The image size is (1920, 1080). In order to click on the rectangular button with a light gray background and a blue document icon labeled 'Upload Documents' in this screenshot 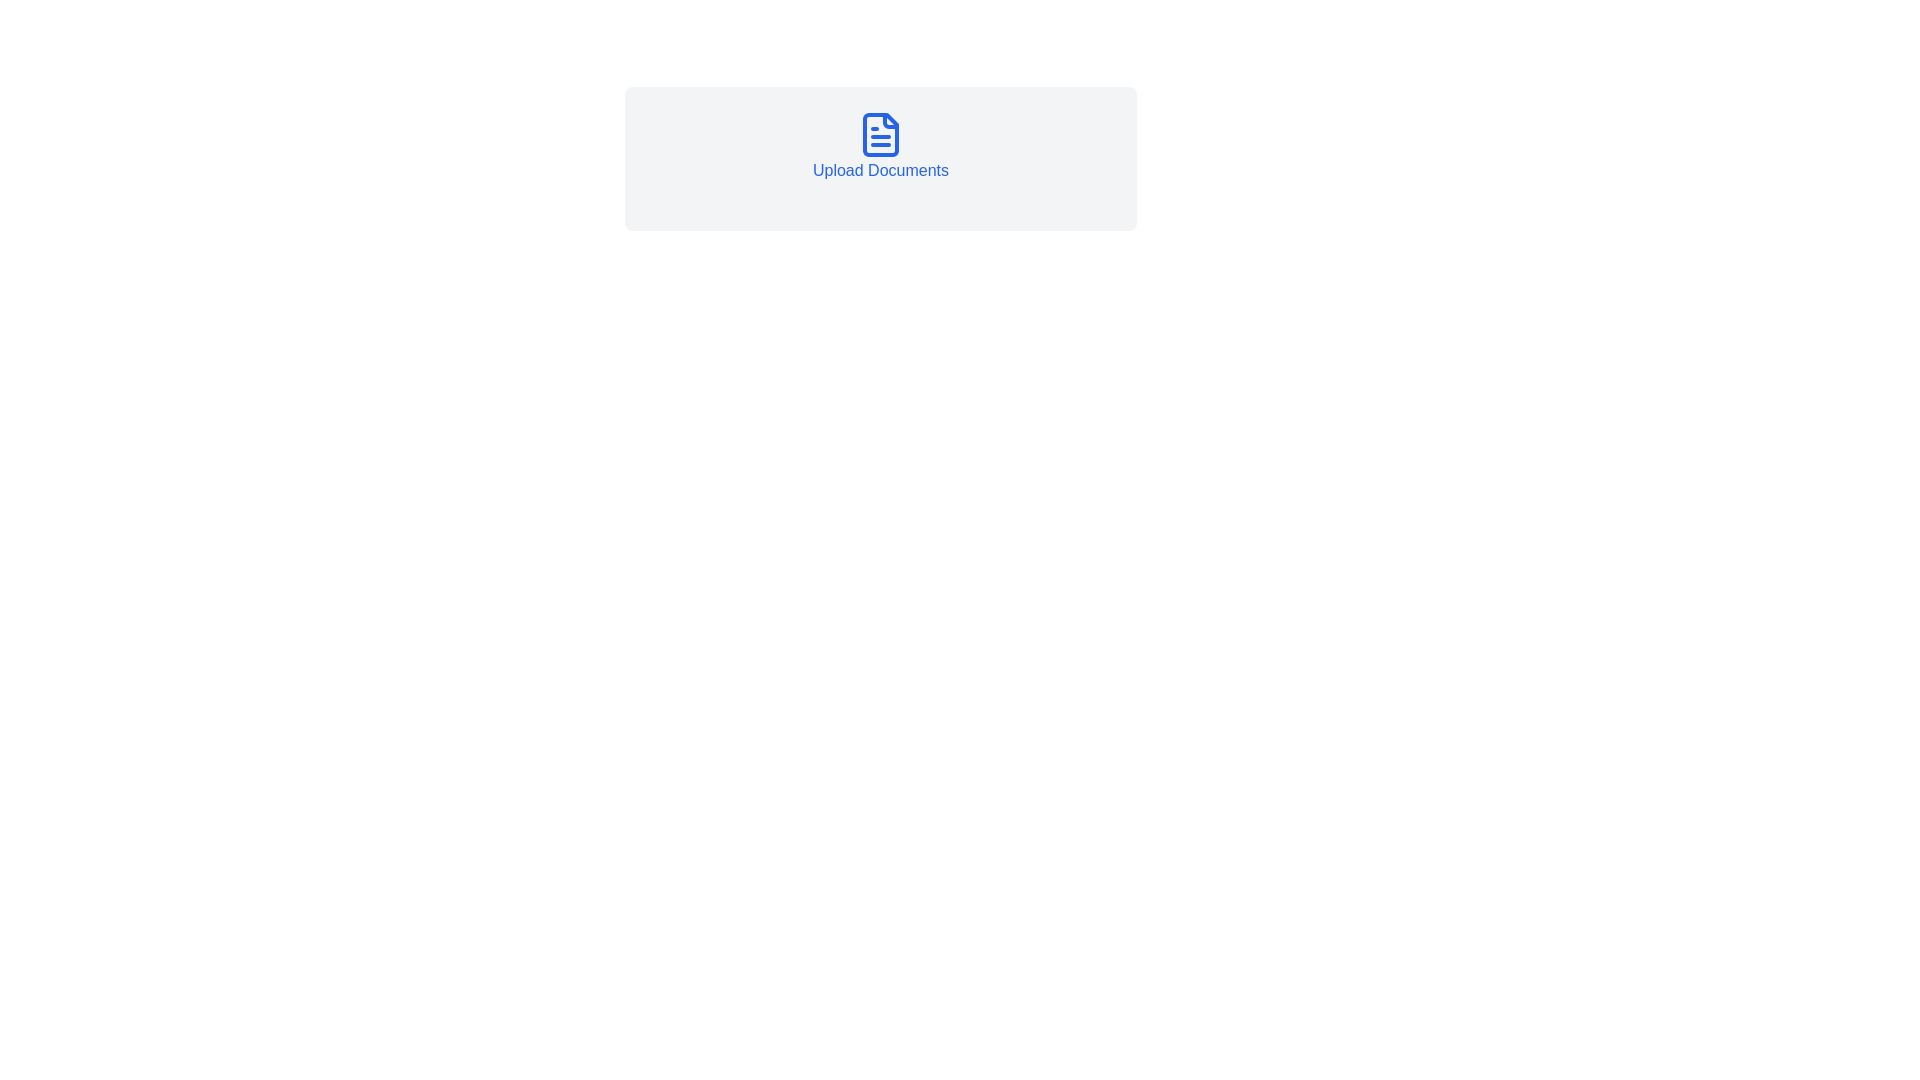, I will do `click(880, 157)`.